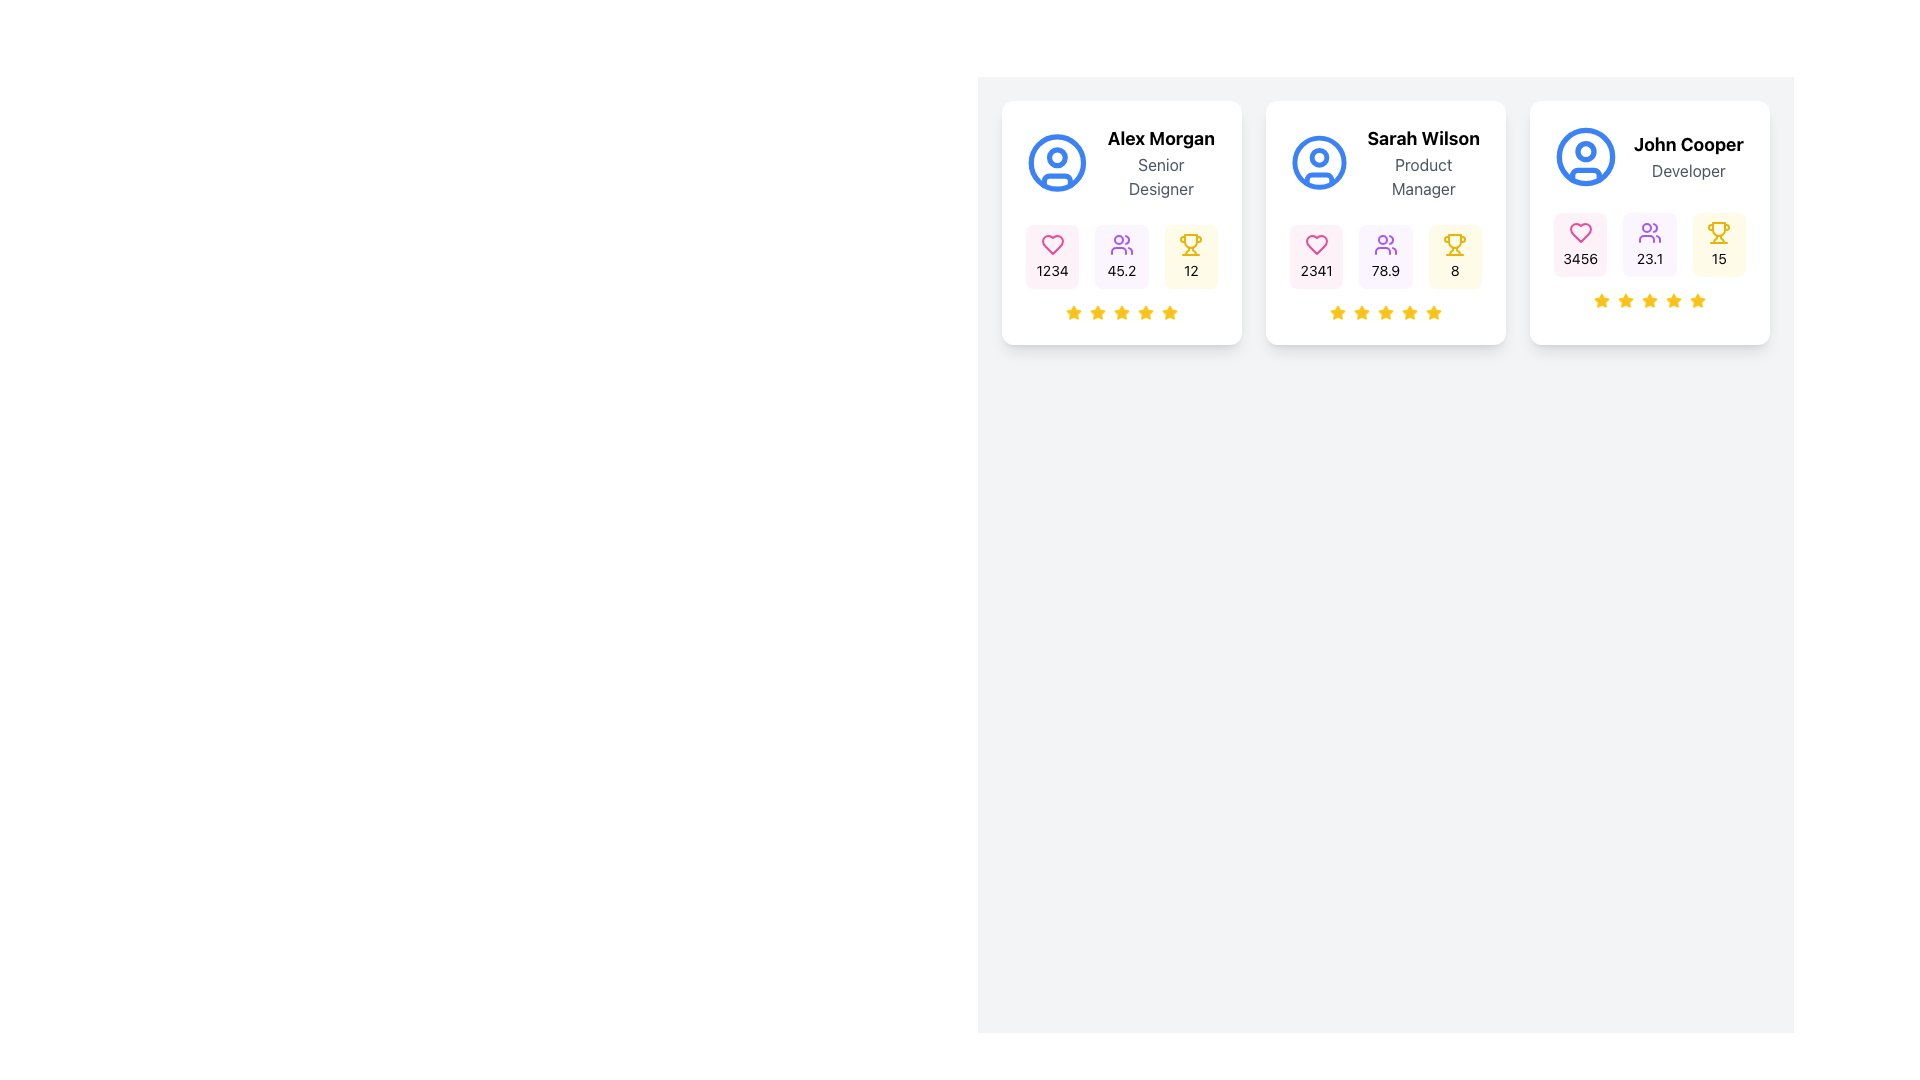 Image resolution: width=1920 pixels, height=1080 pixels. What do you see at coordinates (1122, 312) in the screenshot?
I see `the yellow star-shaped icon located in the bottom row of the card labeled 'Alex Morgan' at the center of the row of five stars` at bounding box center [1122, 312].